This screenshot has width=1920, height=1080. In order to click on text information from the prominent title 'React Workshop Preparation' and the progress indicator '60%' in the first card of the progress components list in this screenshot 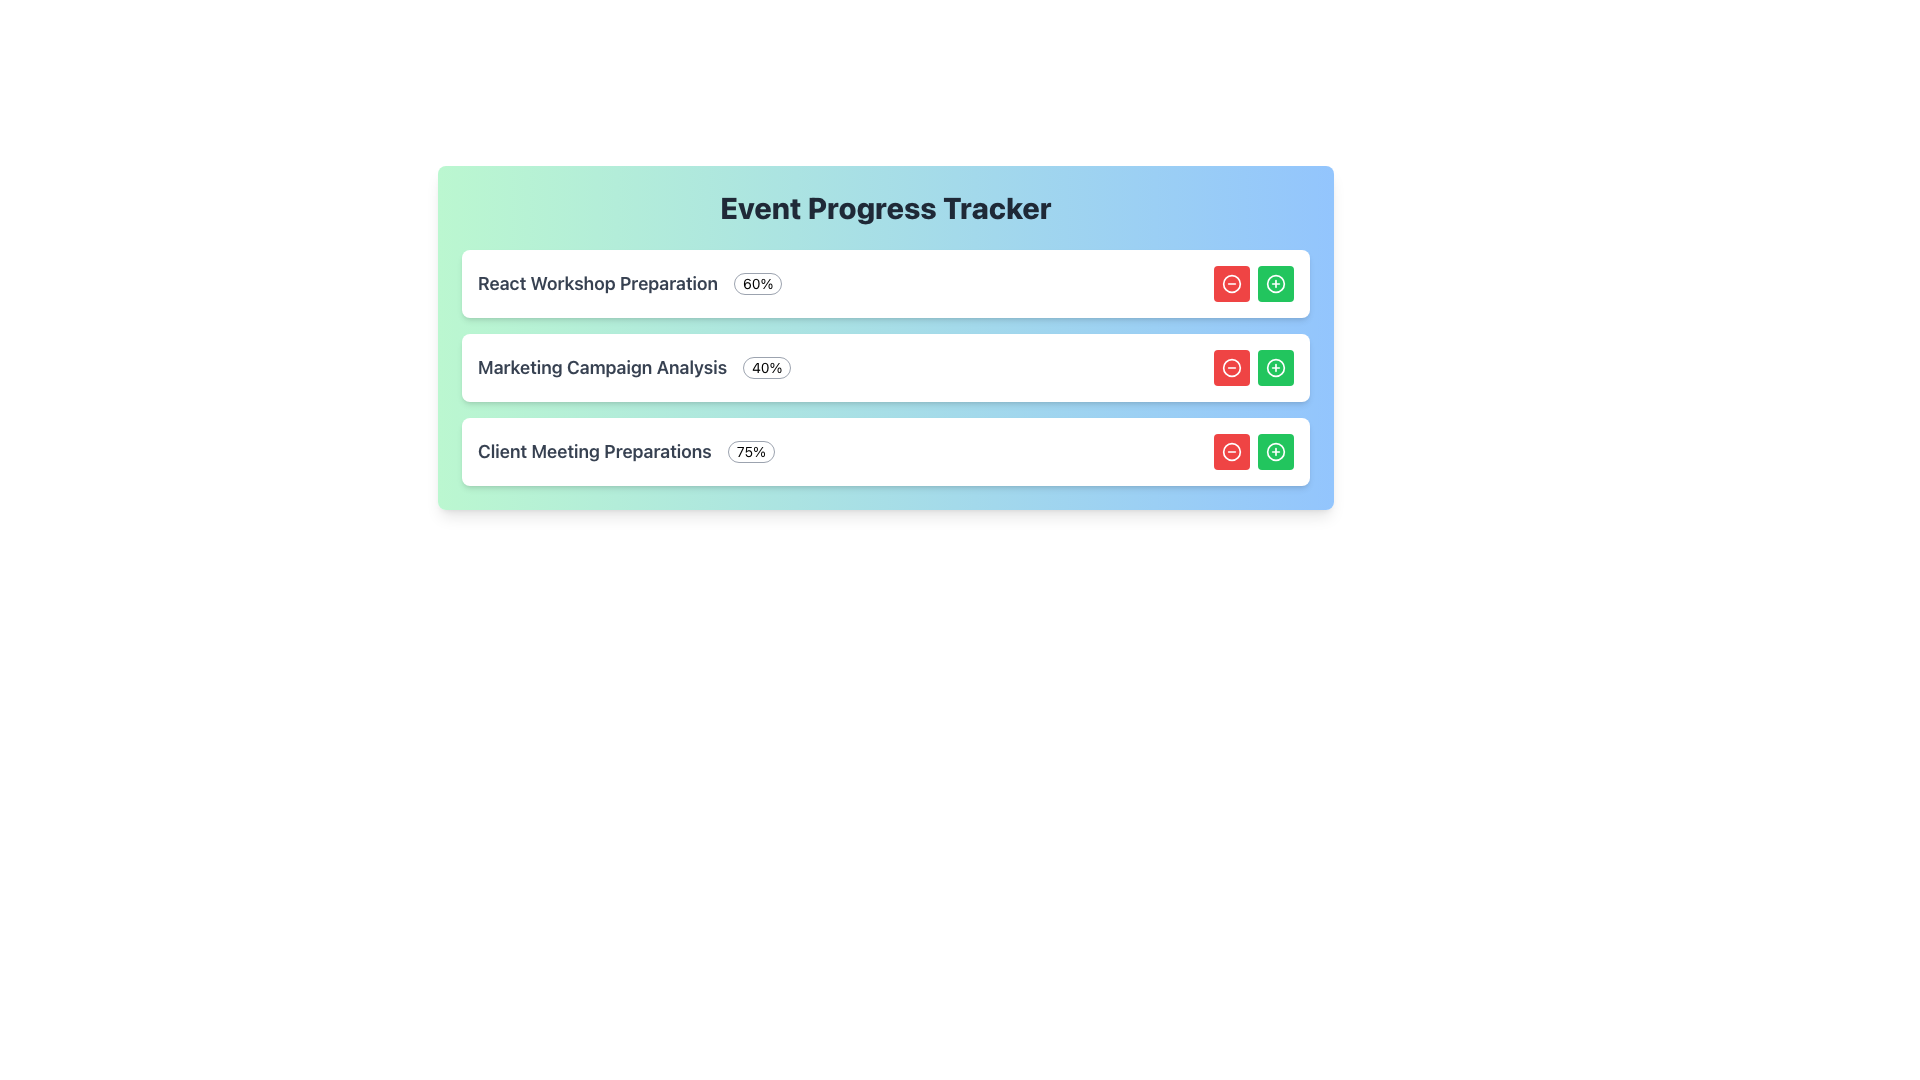, I will do `click(629, 284)`.